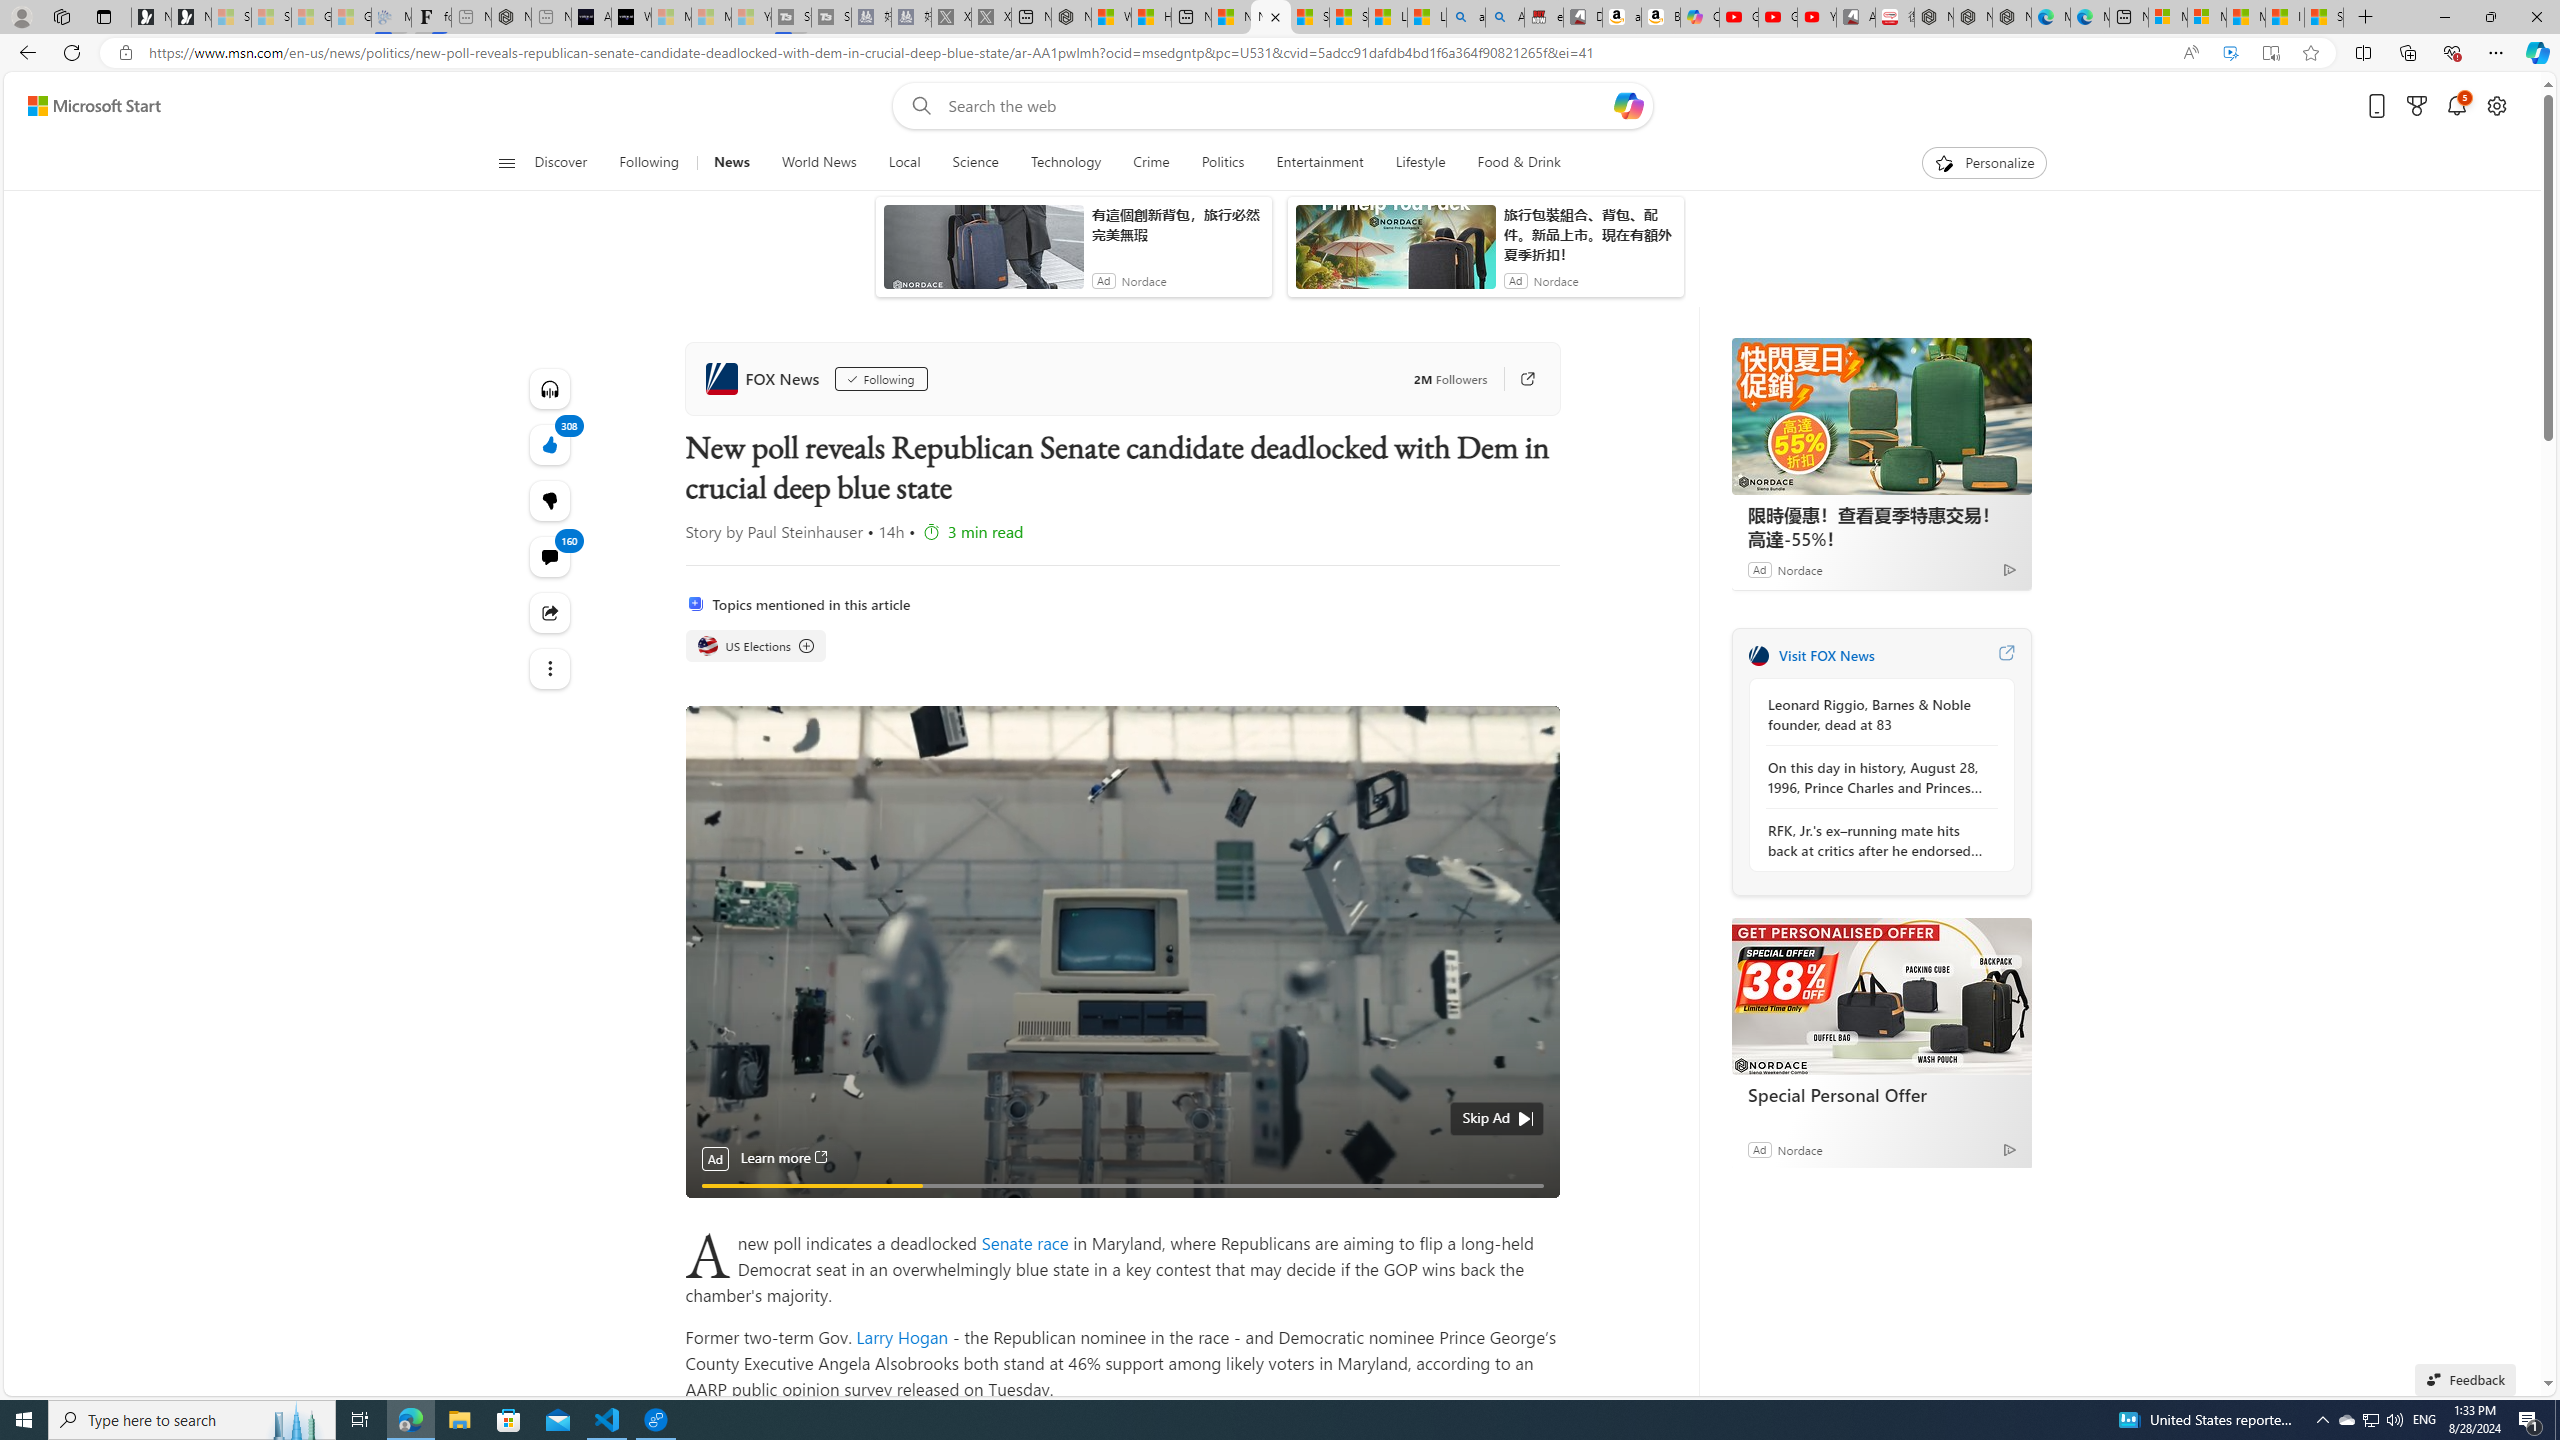  What do you see at coordinates (901, 1336) in the screenshot?
I see `'Larry Hogan'` at bounding box center [901, 1336].